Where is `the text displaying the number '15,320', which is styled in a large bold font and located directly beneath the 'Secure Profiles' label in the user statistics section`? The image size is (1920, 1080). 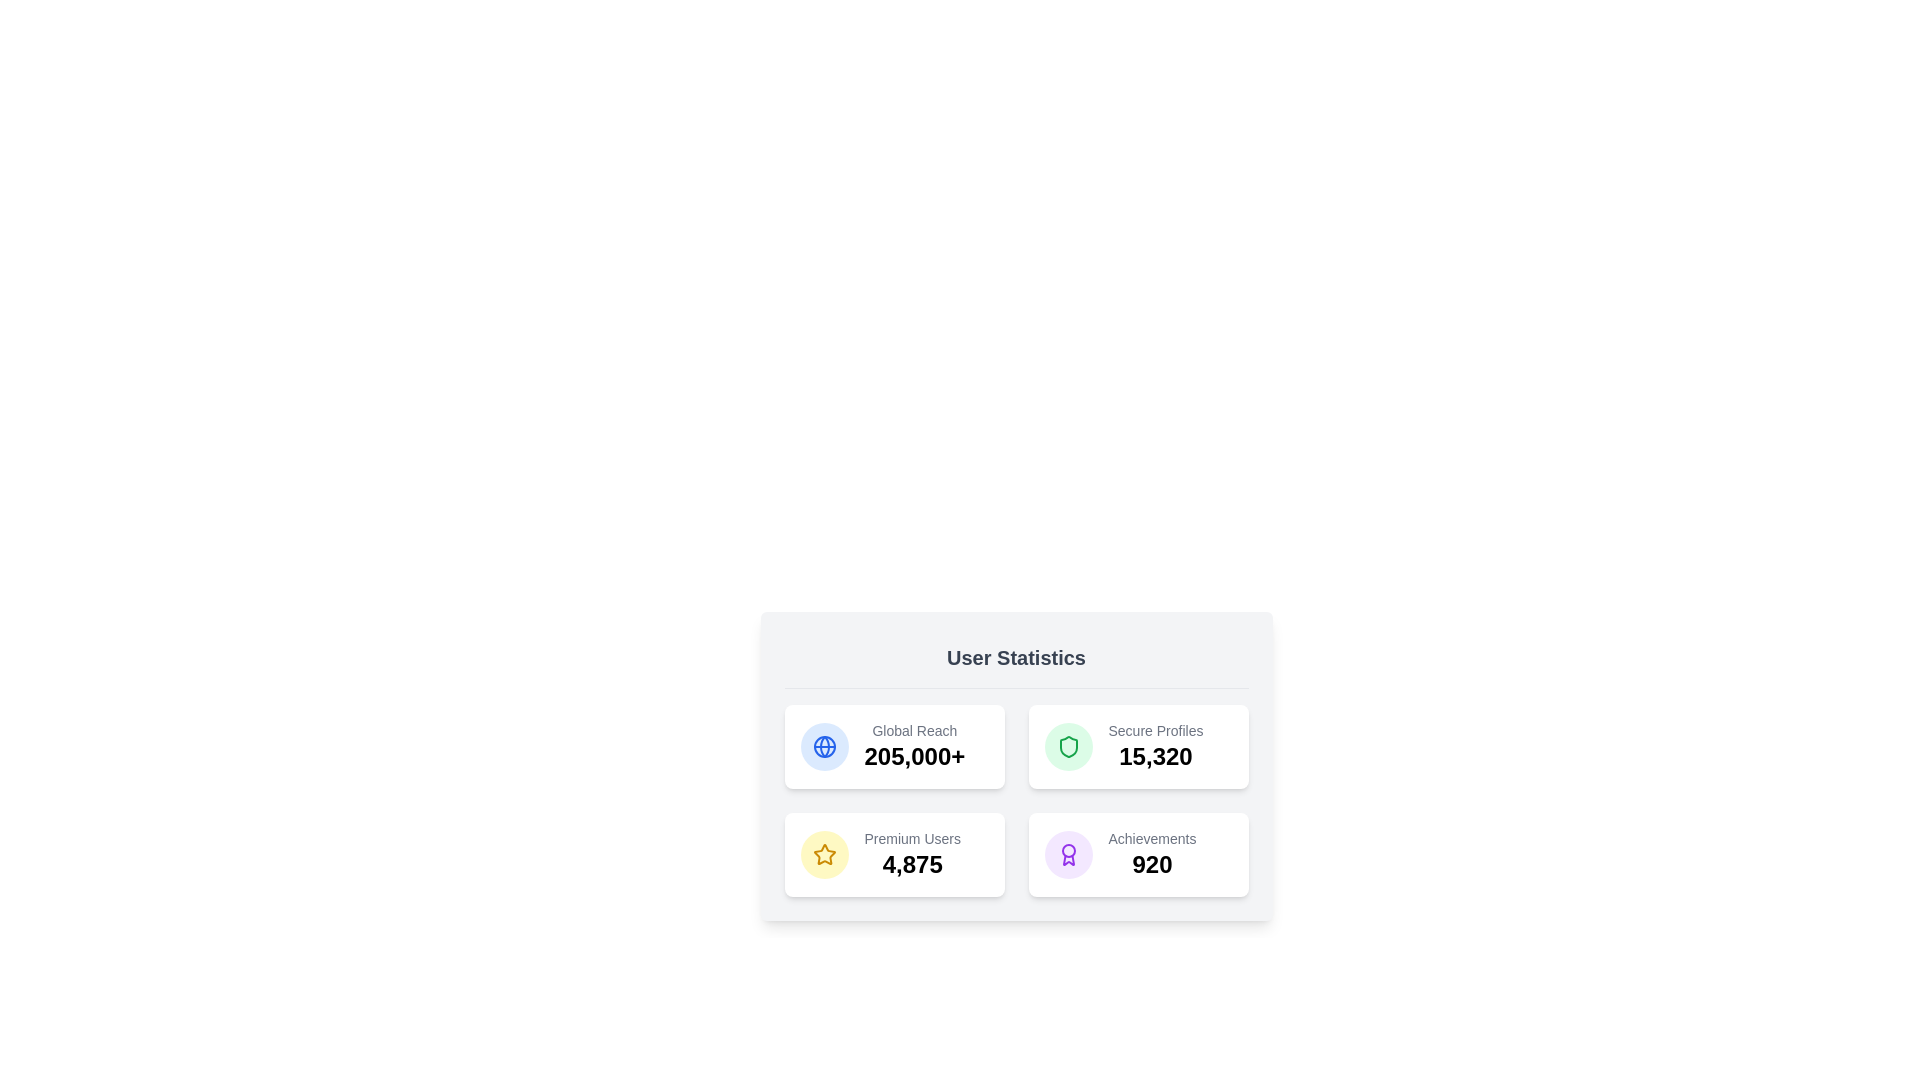 the text displaying the number '15,320', which is styled in a large bold font and located directly beneath the 'Secure Profiles' label in the user statistics section is located at coordinates (1156, 756).